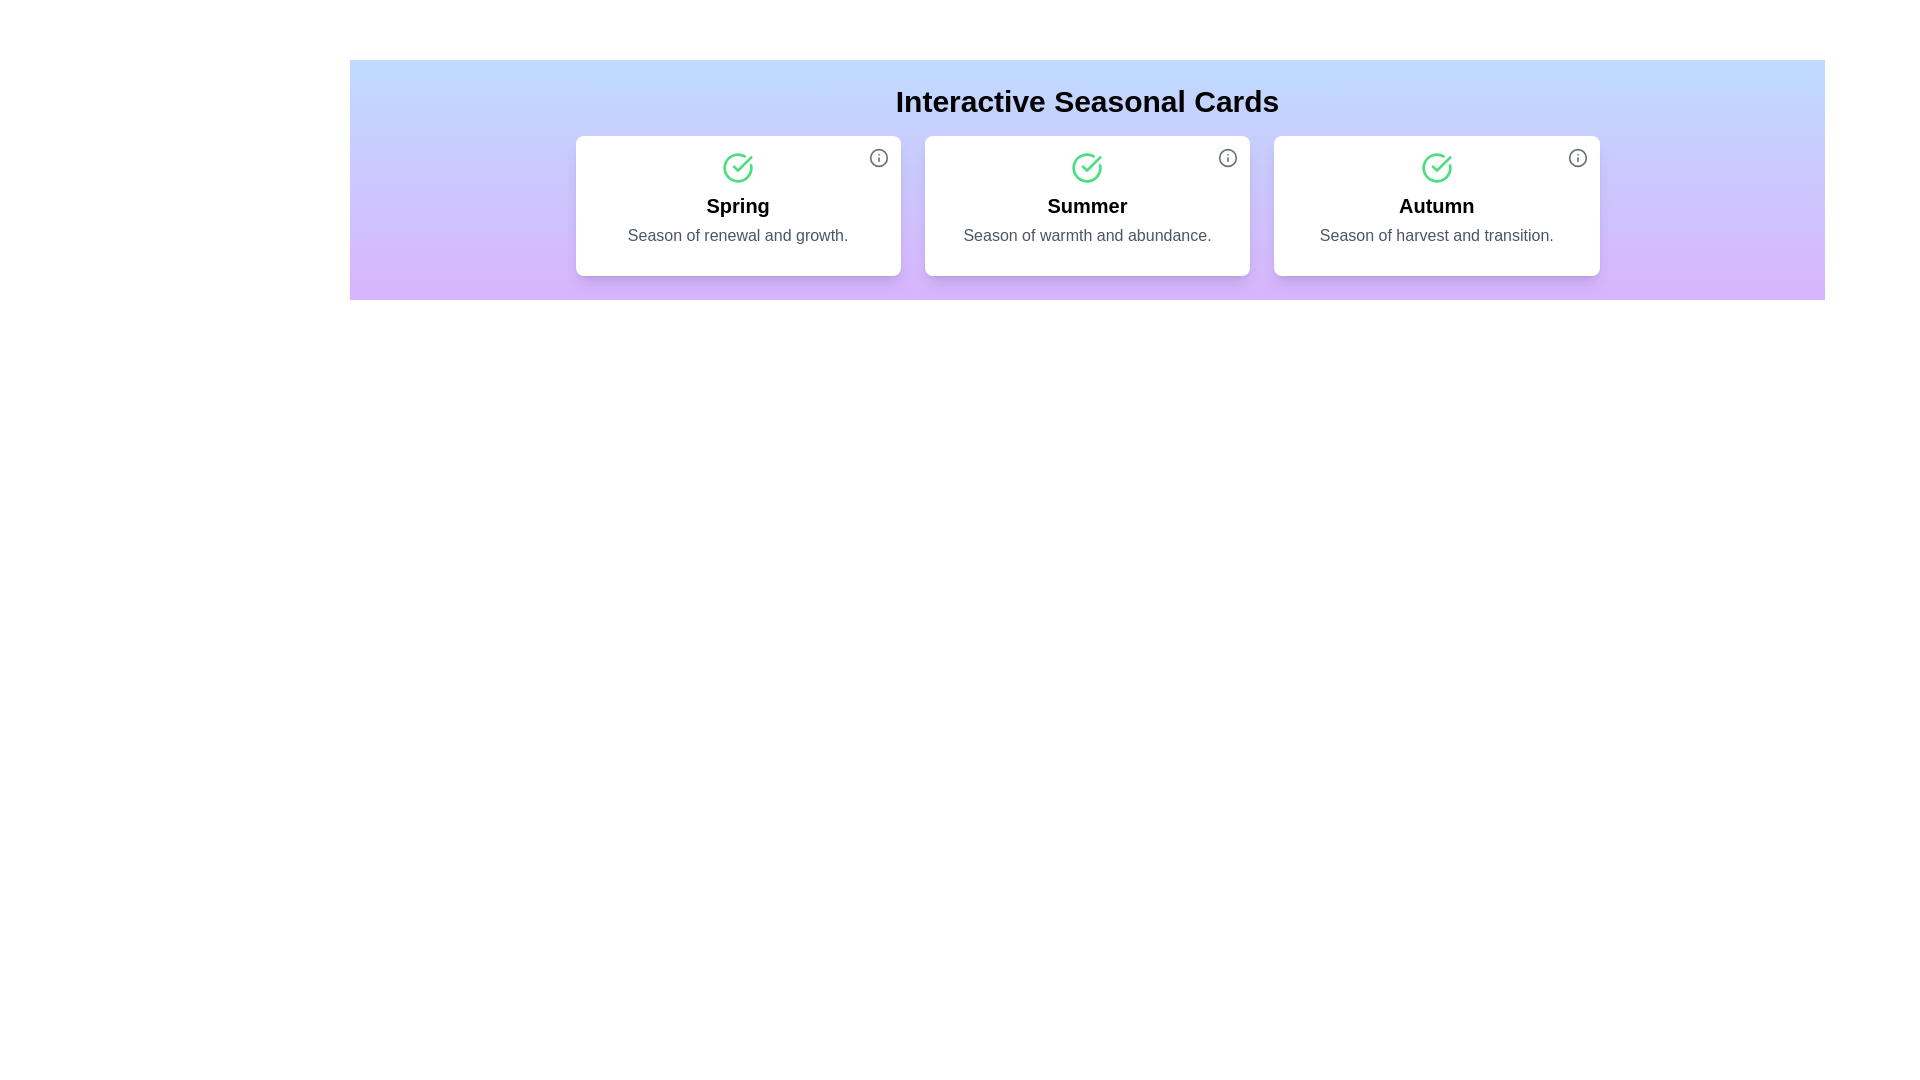 The height and width of the screenshot is (1080, 1920). I want to click on the visual display card presenting information about the season of Spring, which is the first card in a grid layout of seasonal cards, so click(737, 205).